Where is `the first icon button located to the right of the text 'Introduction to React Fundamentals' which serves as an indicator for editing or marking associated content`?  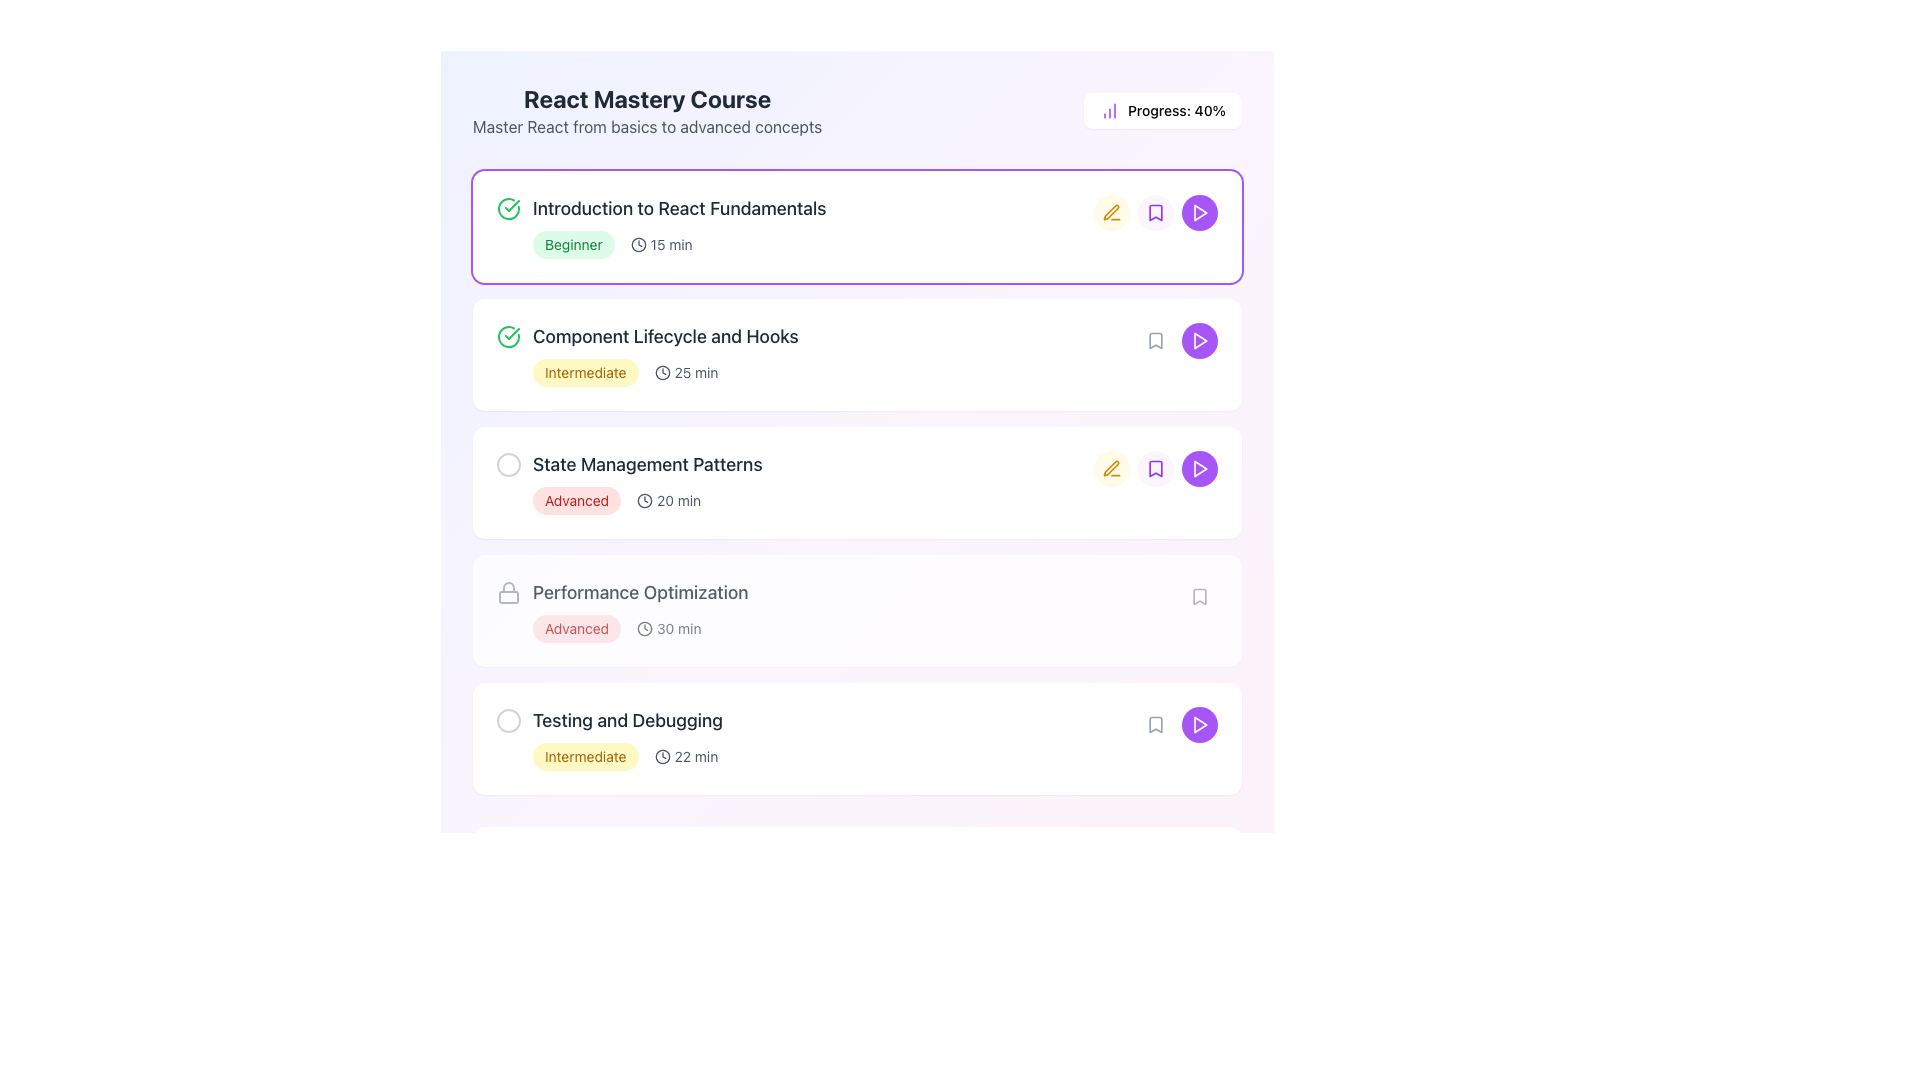 the first icon button located to the right of the text 'Introduction to React Fundamentals' which serves as an indicator for editing or marking associated content is located at coordinates (1111, 212).